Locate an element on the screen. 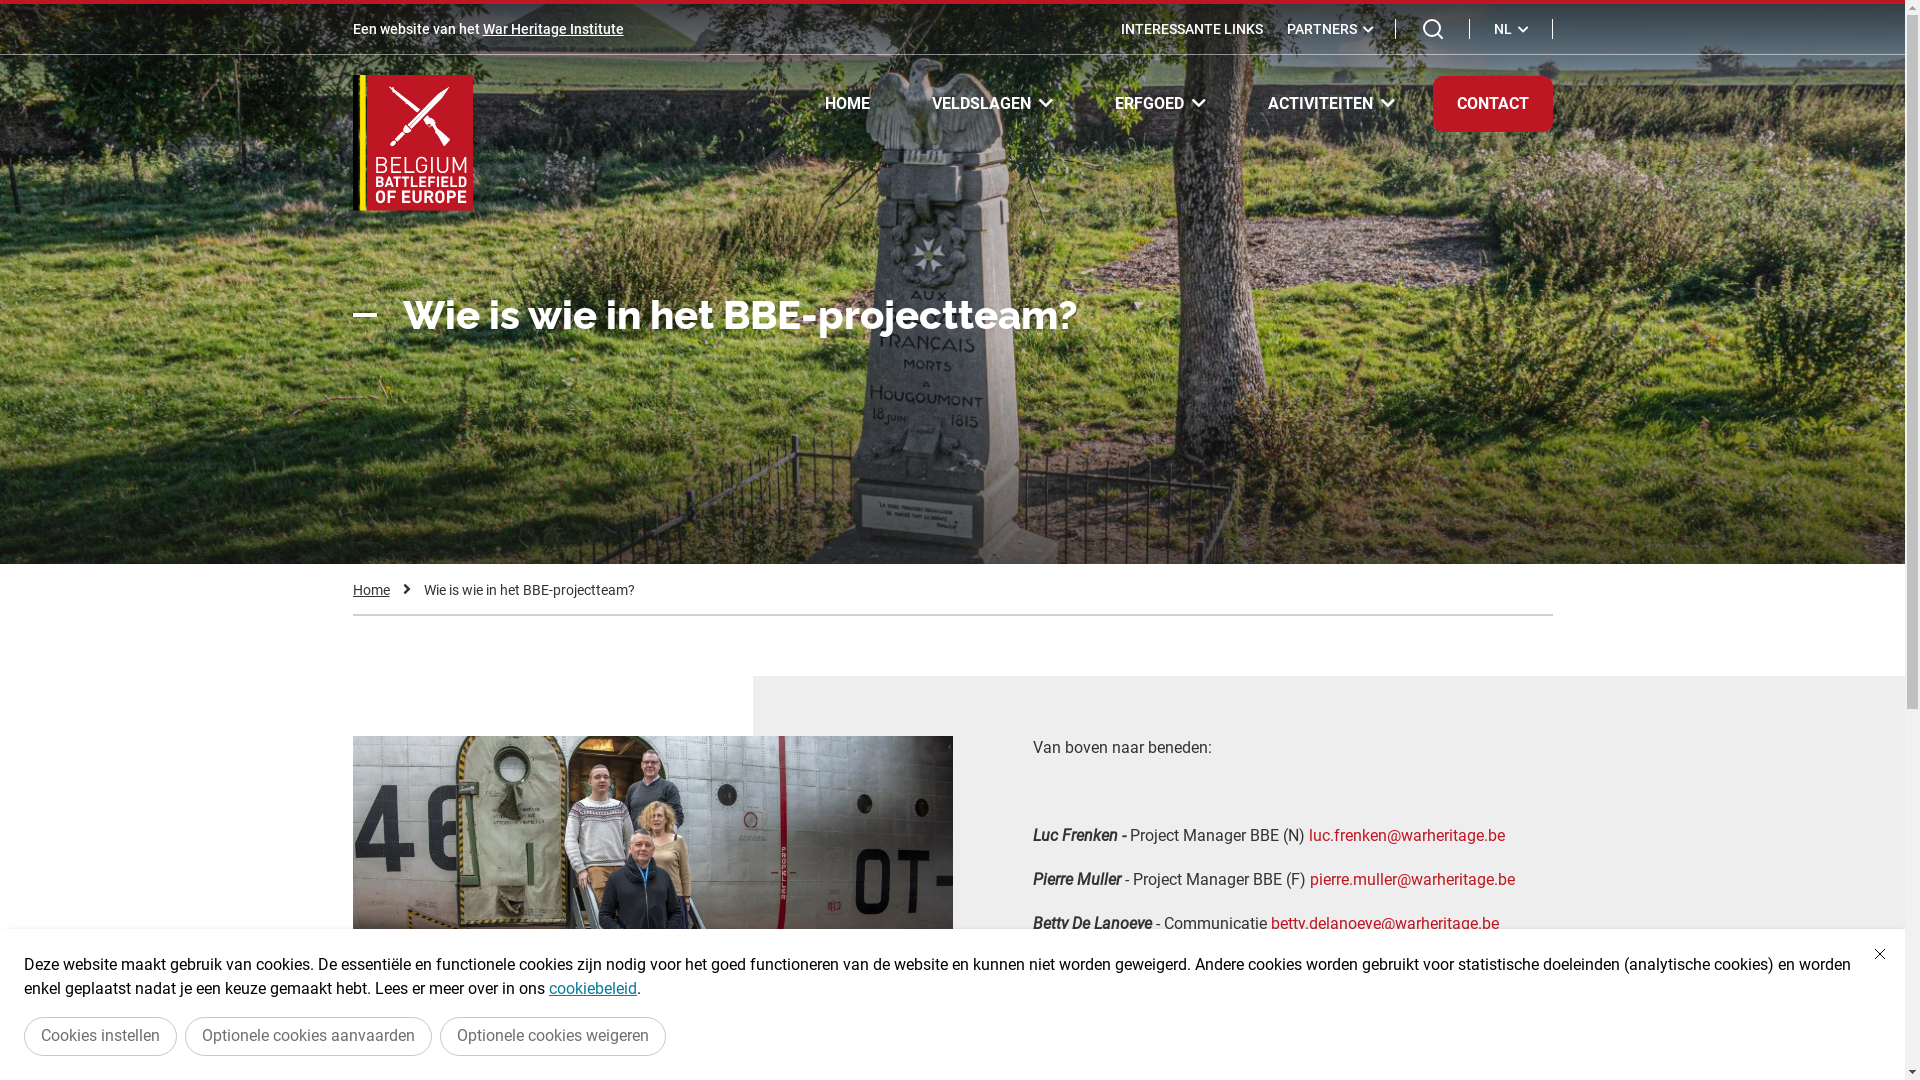  'cookiebeleid' is located at coordinates (592, 987).